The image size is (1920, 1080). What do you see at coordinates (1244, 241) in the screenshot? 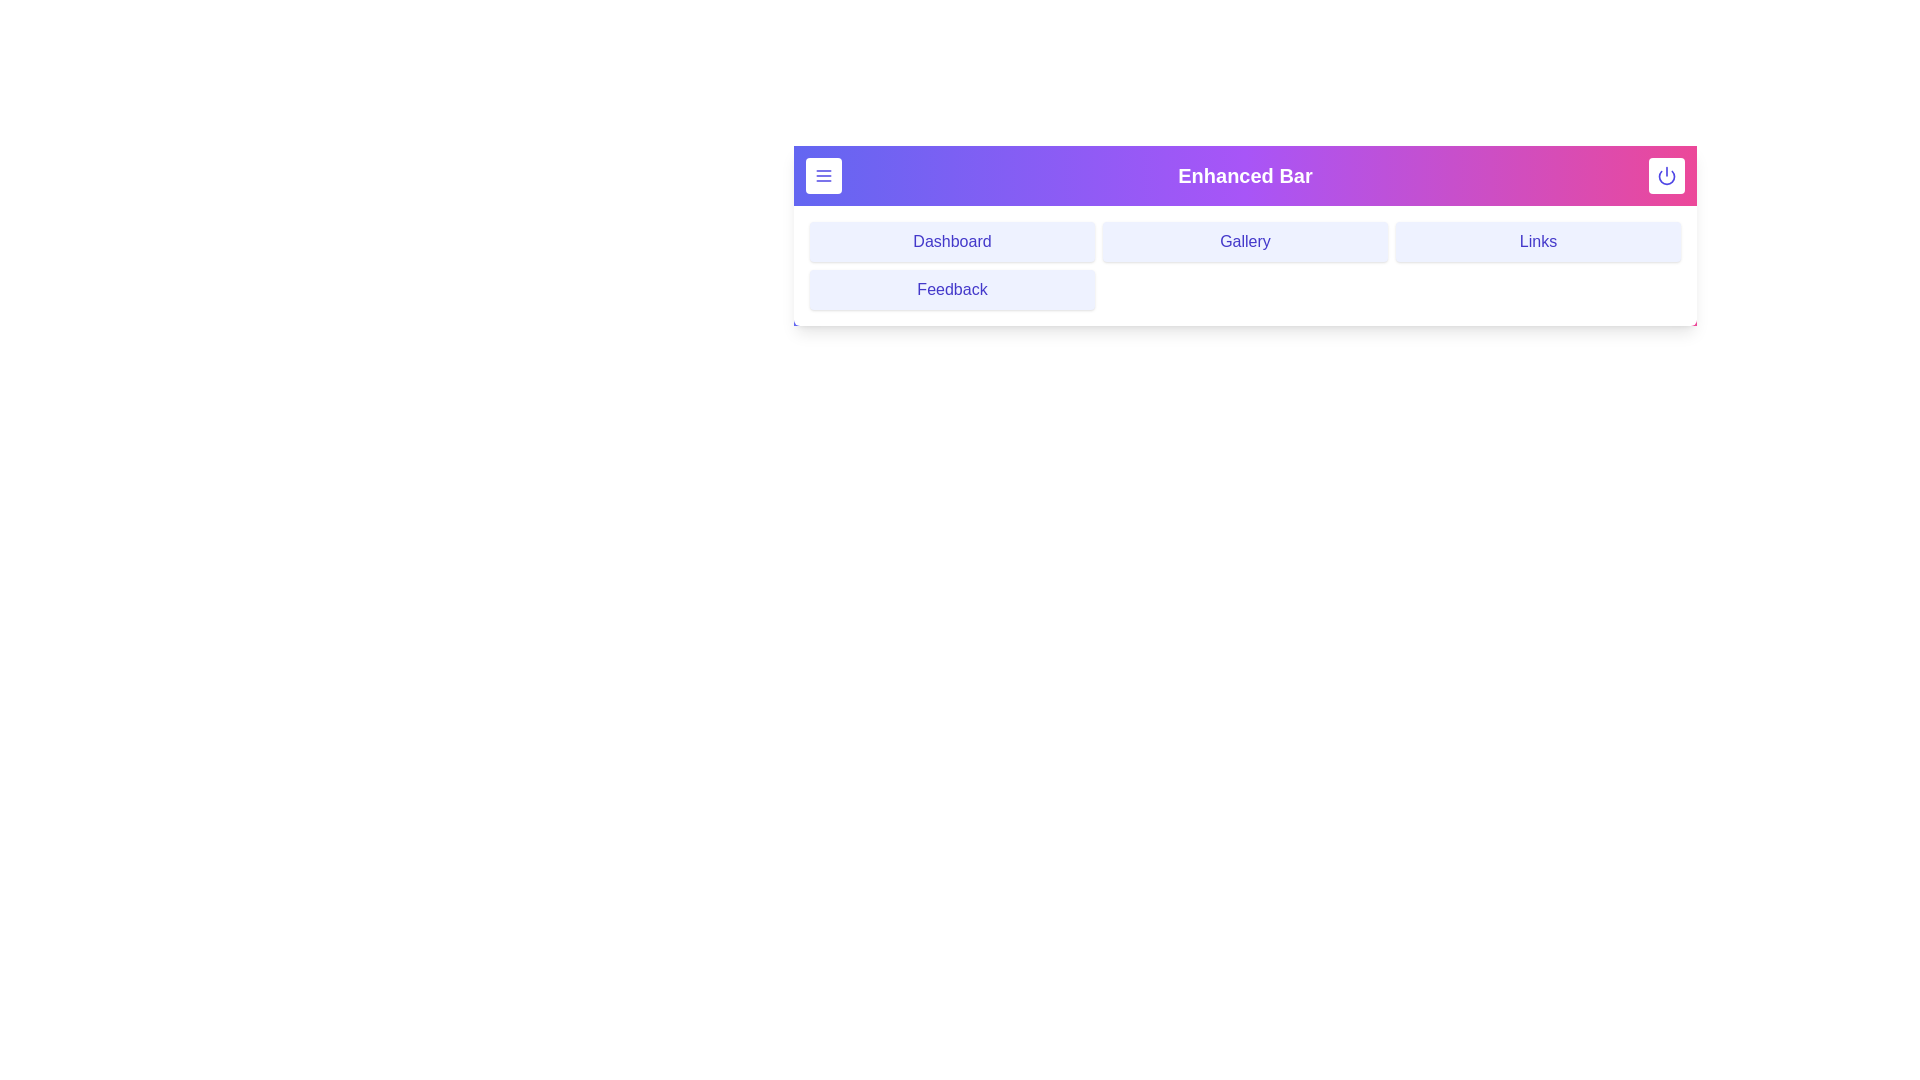
I see `the navigation menu item Gallery` at bounding box center [1244, 241].